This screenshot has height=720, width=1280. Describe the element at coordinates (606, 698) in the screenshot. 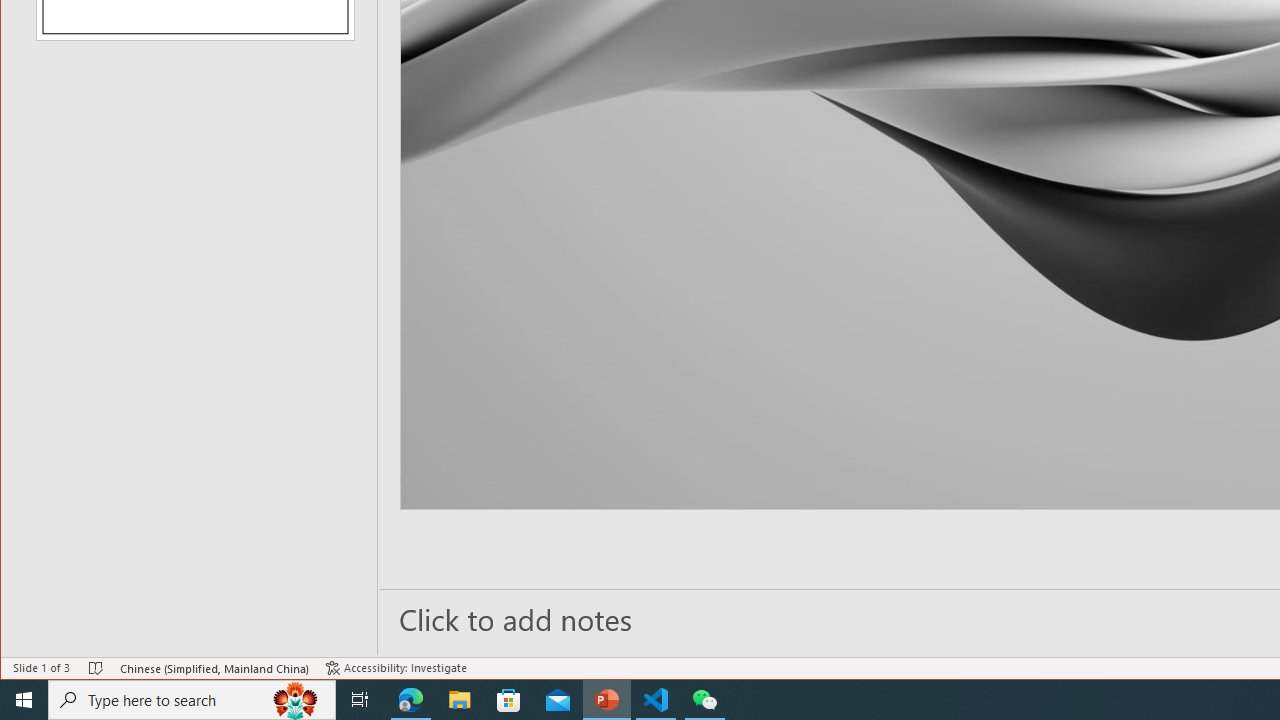

I see `'PowerPoint - 1 running window'` at that location.